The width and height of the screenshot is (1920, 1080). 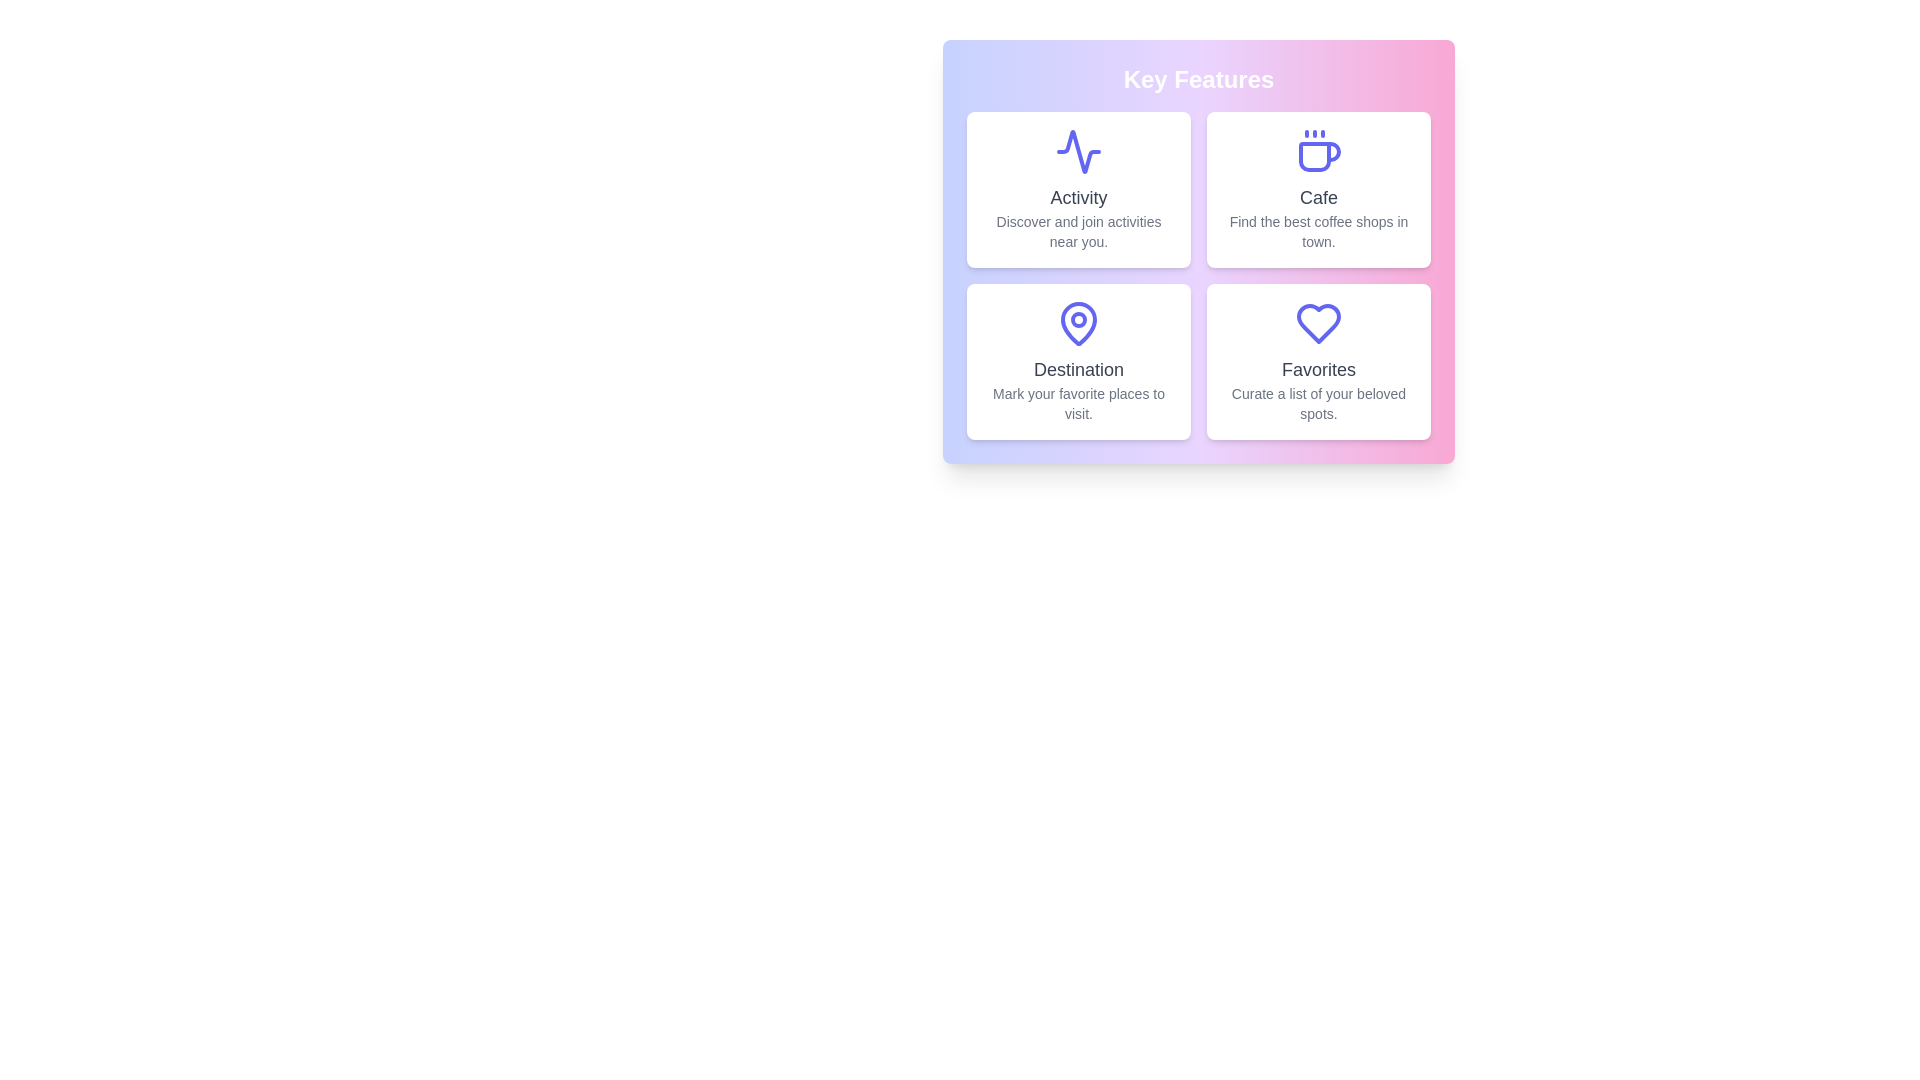 I want to click on the Favorites icon to interact with the corresponding feature, so click(x=1319, y=323).